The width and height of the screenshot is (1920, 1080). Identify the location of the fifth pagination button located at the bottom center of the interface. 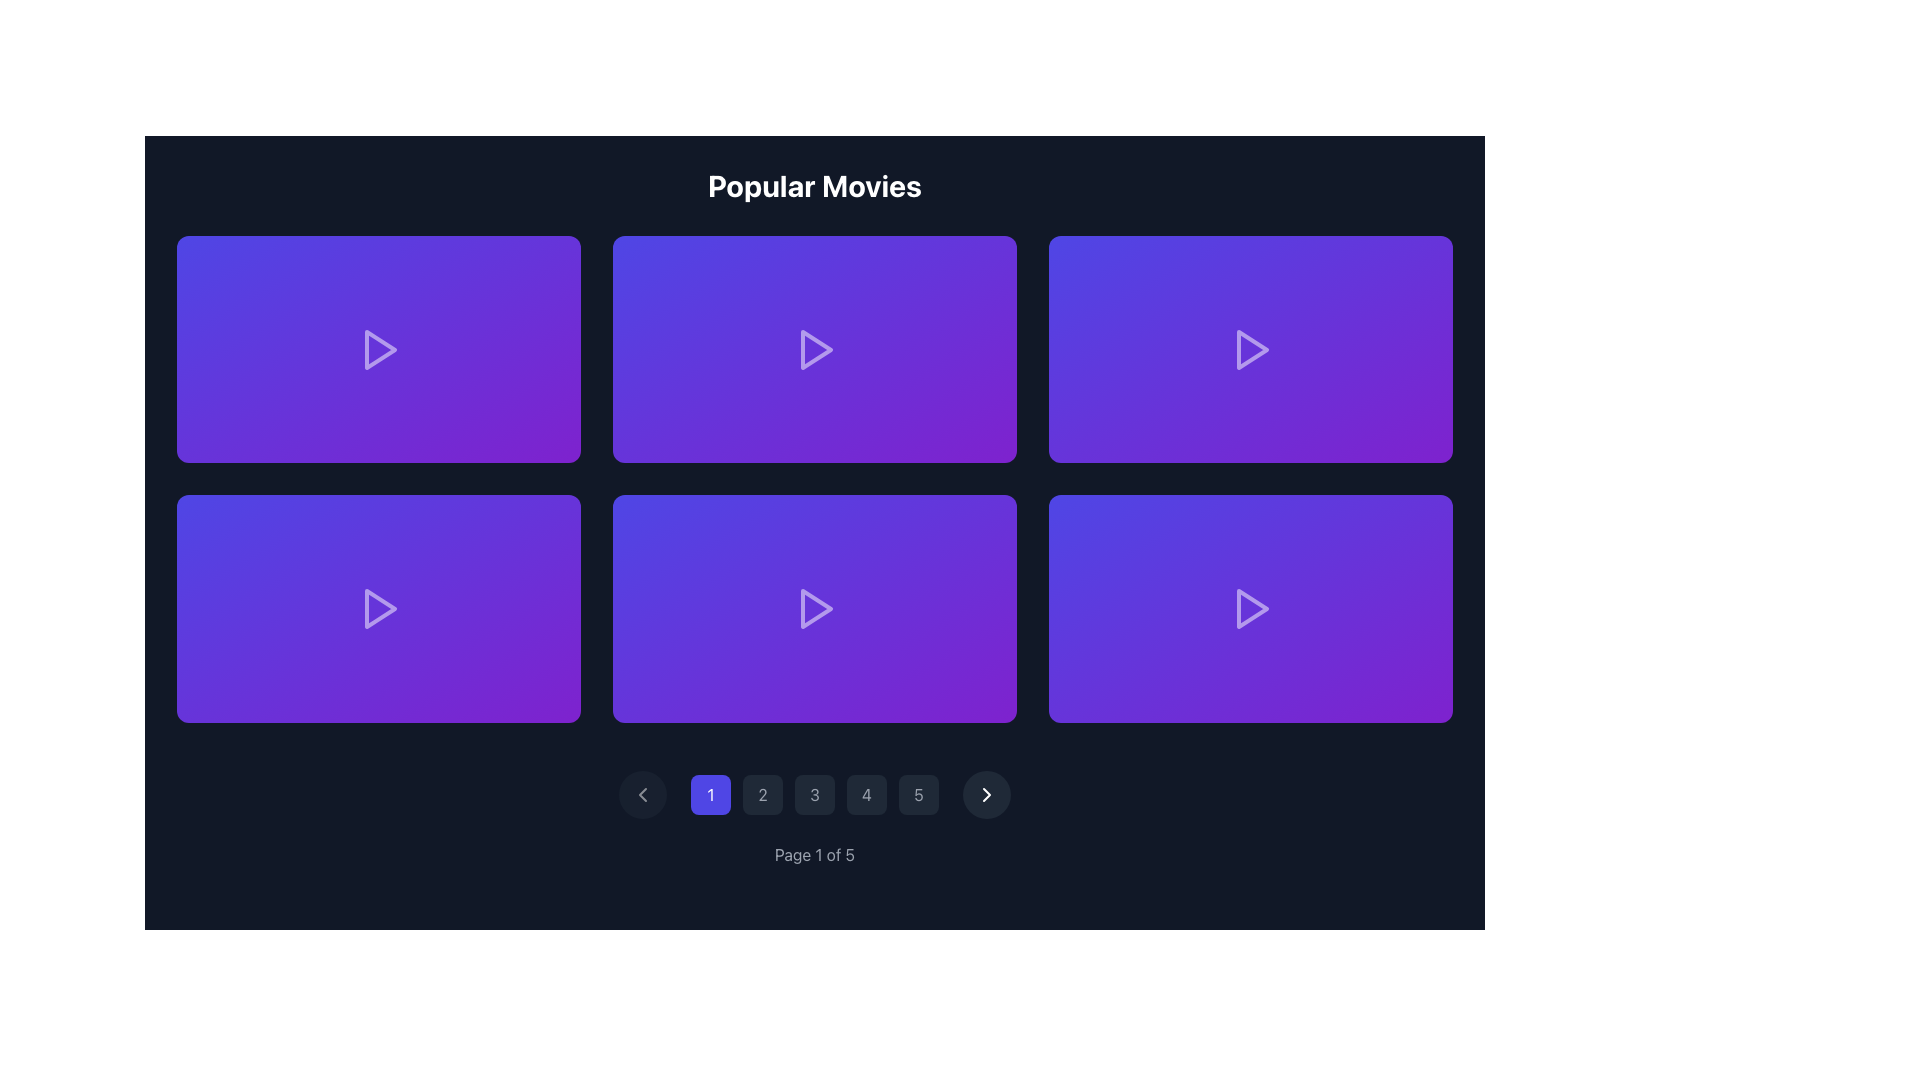
(917, 793).